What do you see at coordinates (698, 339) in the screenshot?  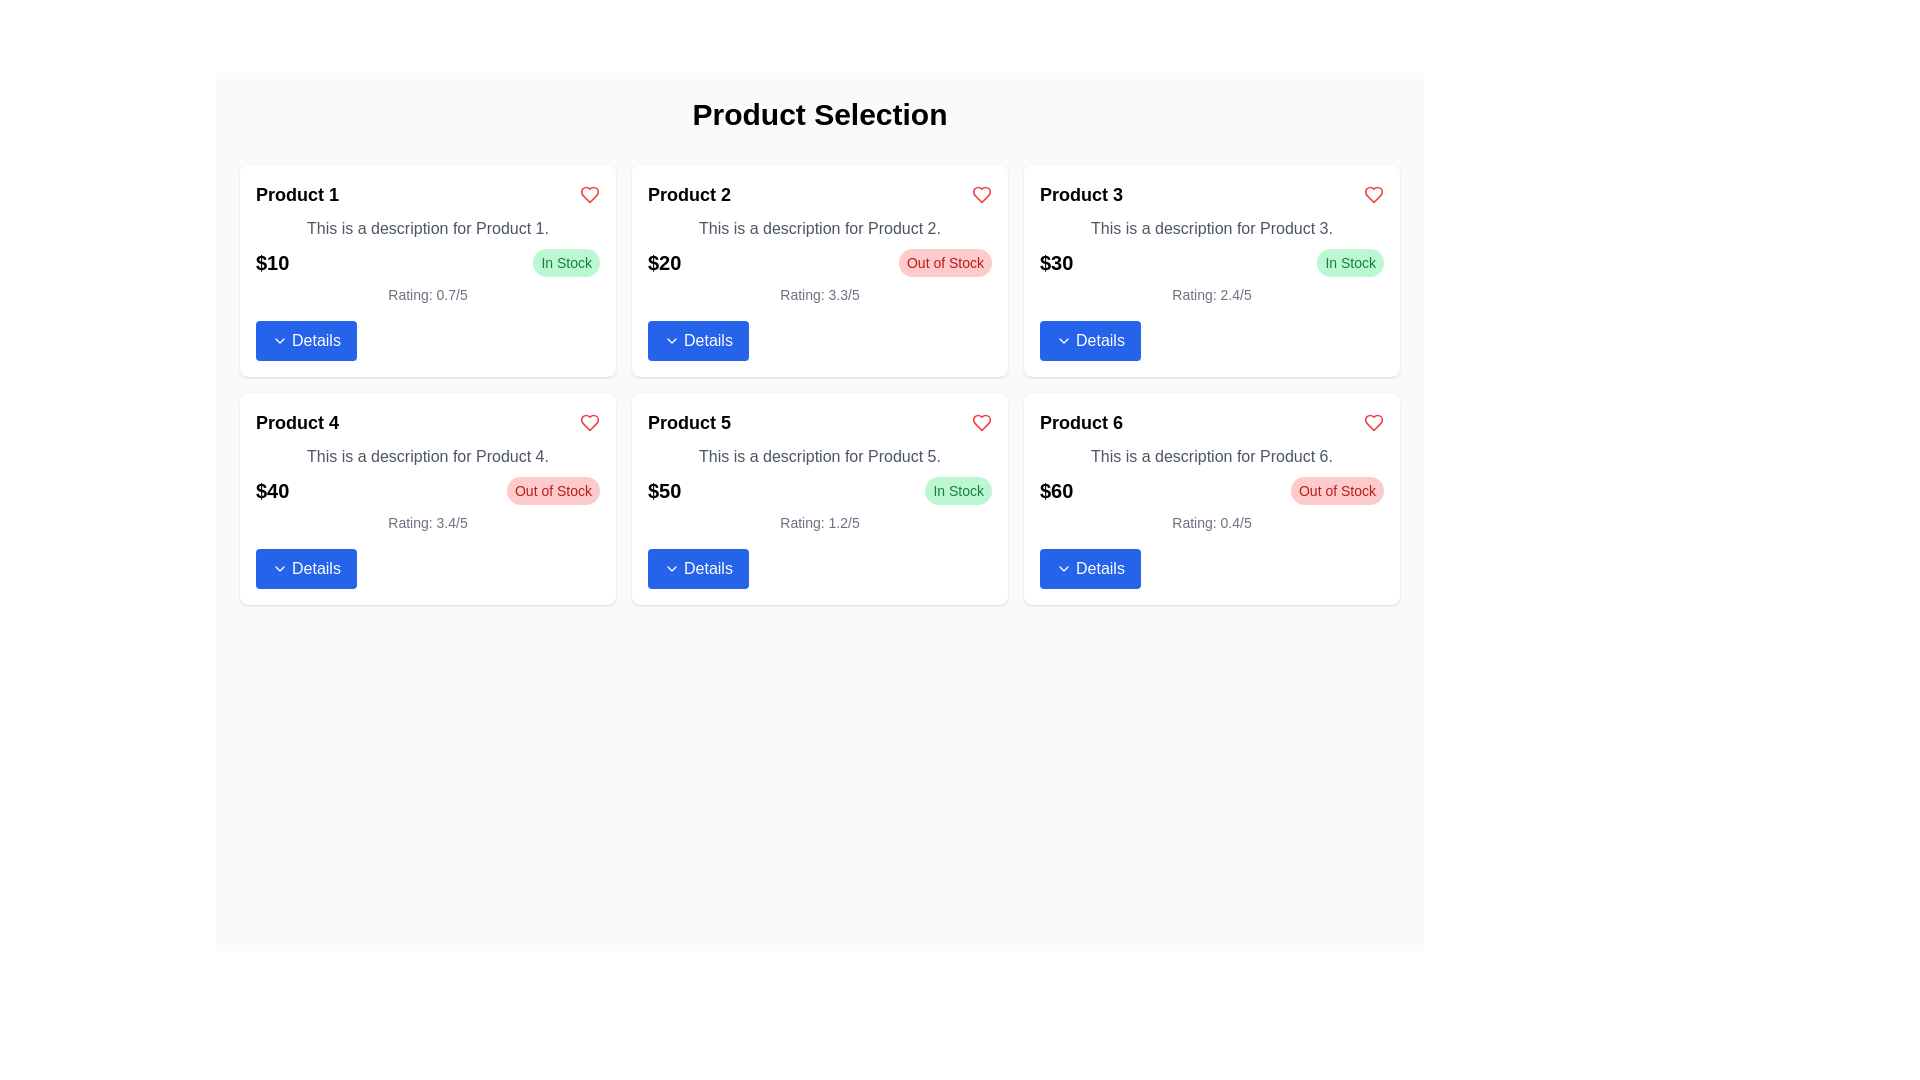 I see `the blue 'Details' button with white text located at the bottom-right corner of the 'Product 2' card` at bounding box center [698, 339].